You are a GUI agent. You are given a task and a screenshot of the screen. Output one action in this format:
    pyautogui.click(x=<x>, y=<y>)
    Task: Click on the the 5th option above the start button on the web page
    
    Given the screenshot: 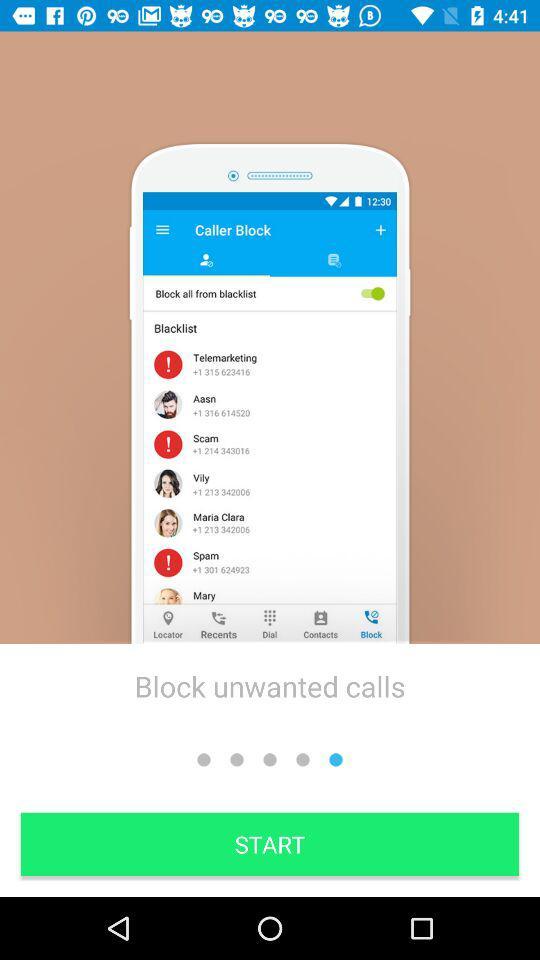 What is the action you would take?
    pyautogui.click(x=336, y=759)
    